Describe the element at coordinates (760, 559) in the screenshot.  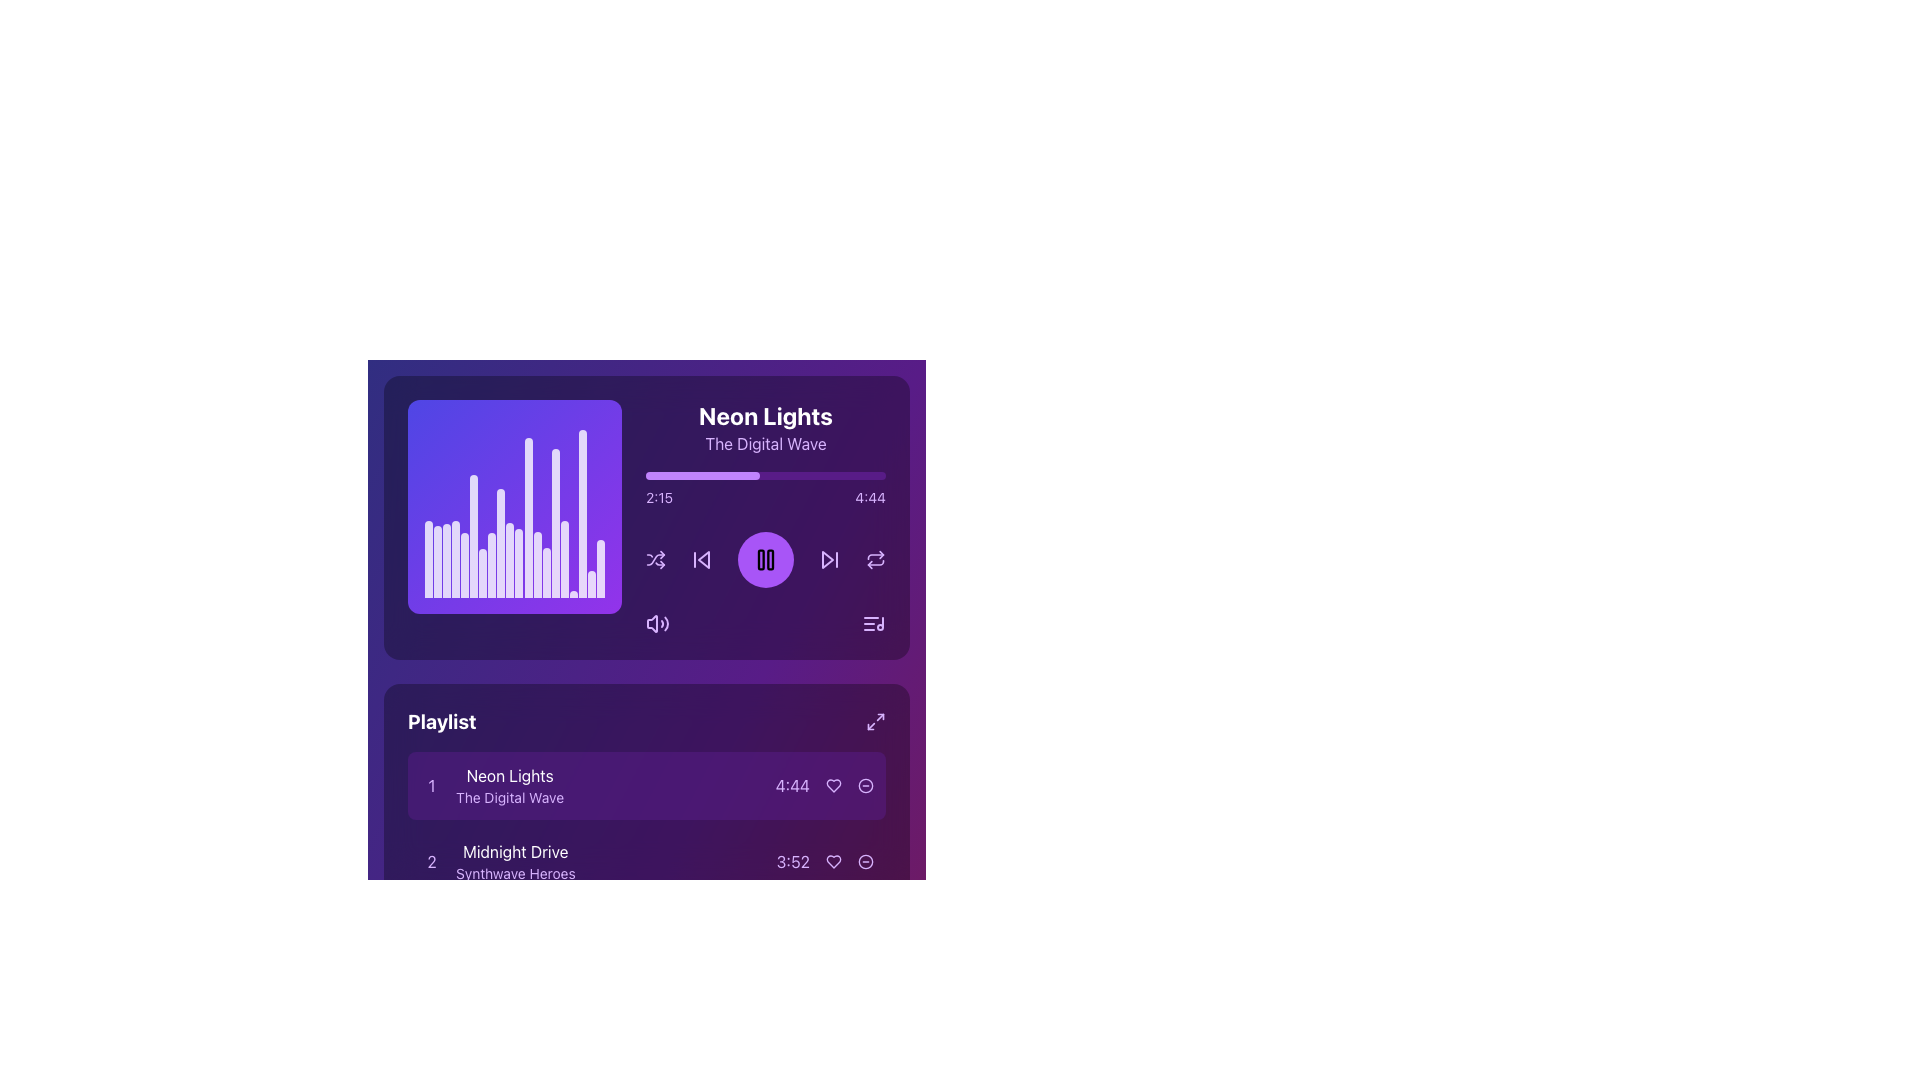
I see `the left vertical bar of the pause playback button` at that location.